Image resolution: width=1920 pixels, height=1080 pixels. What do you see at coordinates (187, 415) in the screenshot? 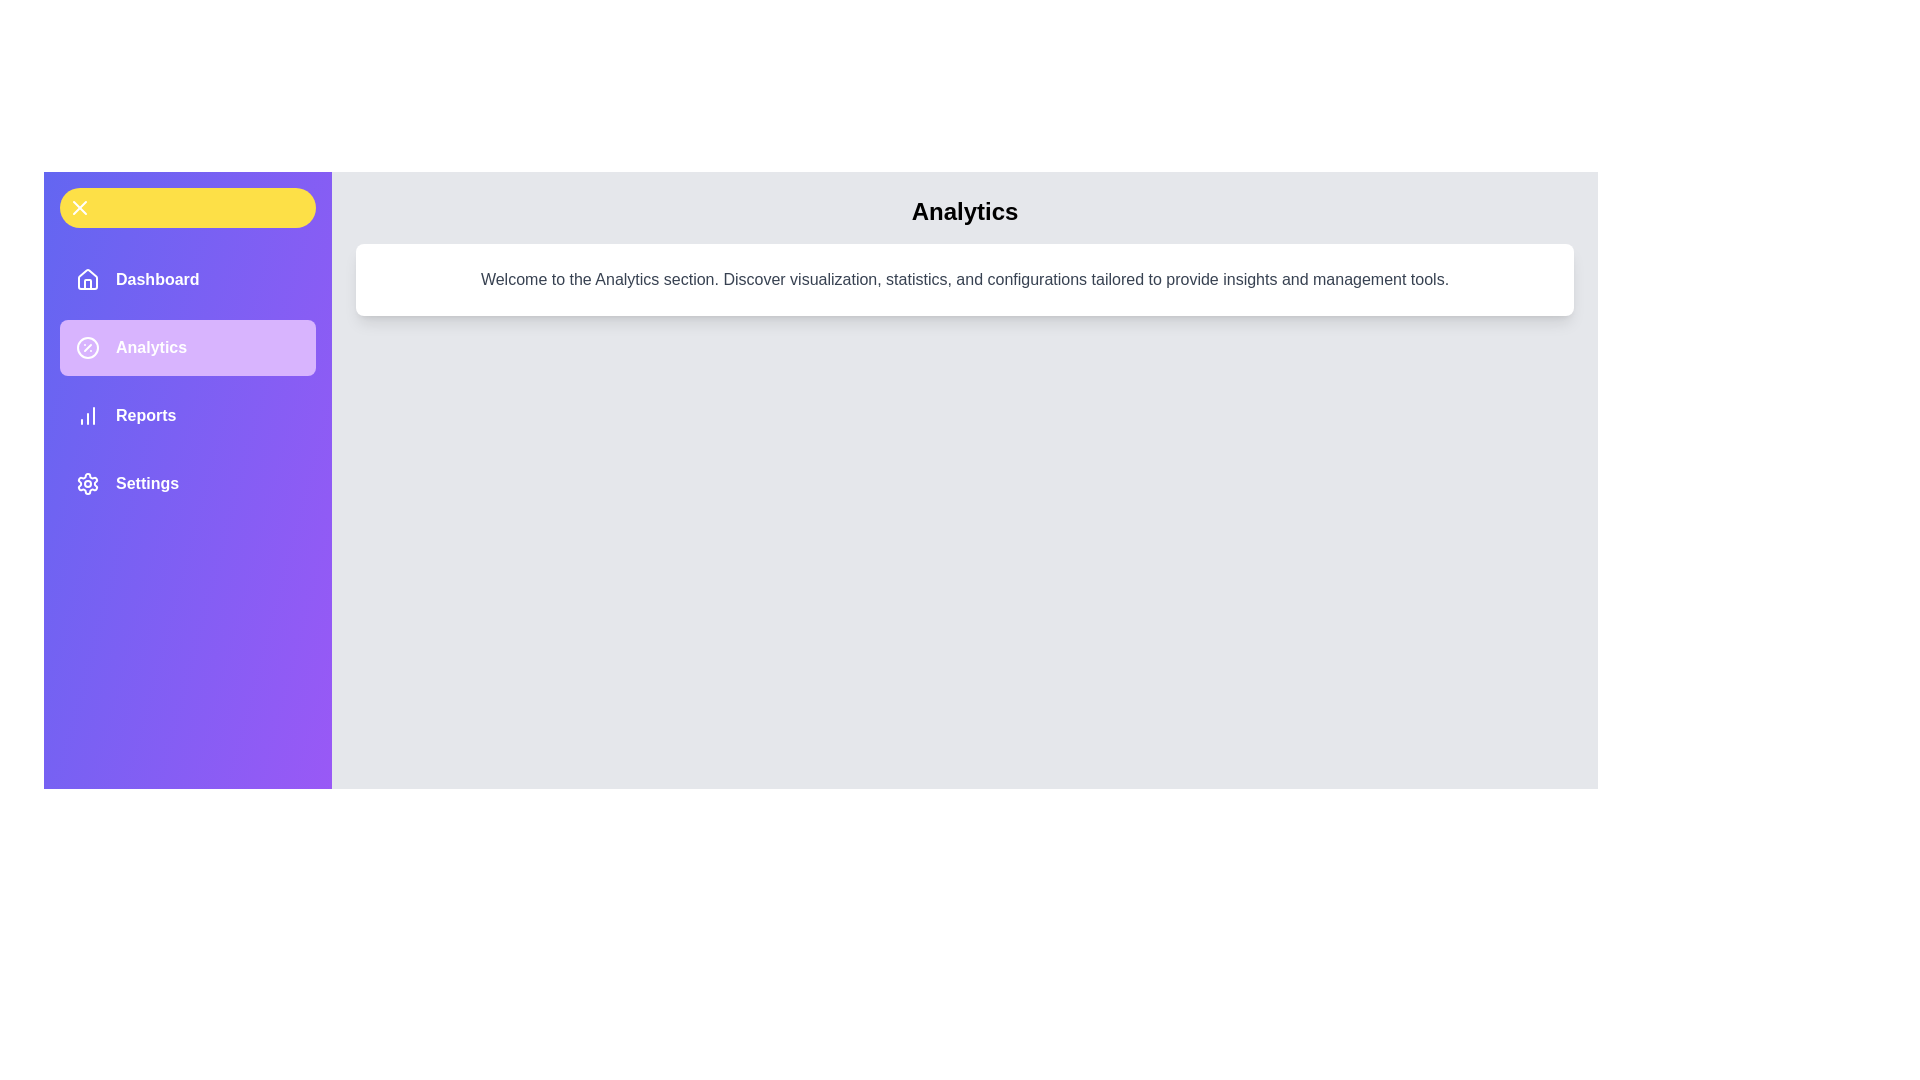
I see `the menu item labeled Reports to observe its hover effect` at bounding box center [187, 415].